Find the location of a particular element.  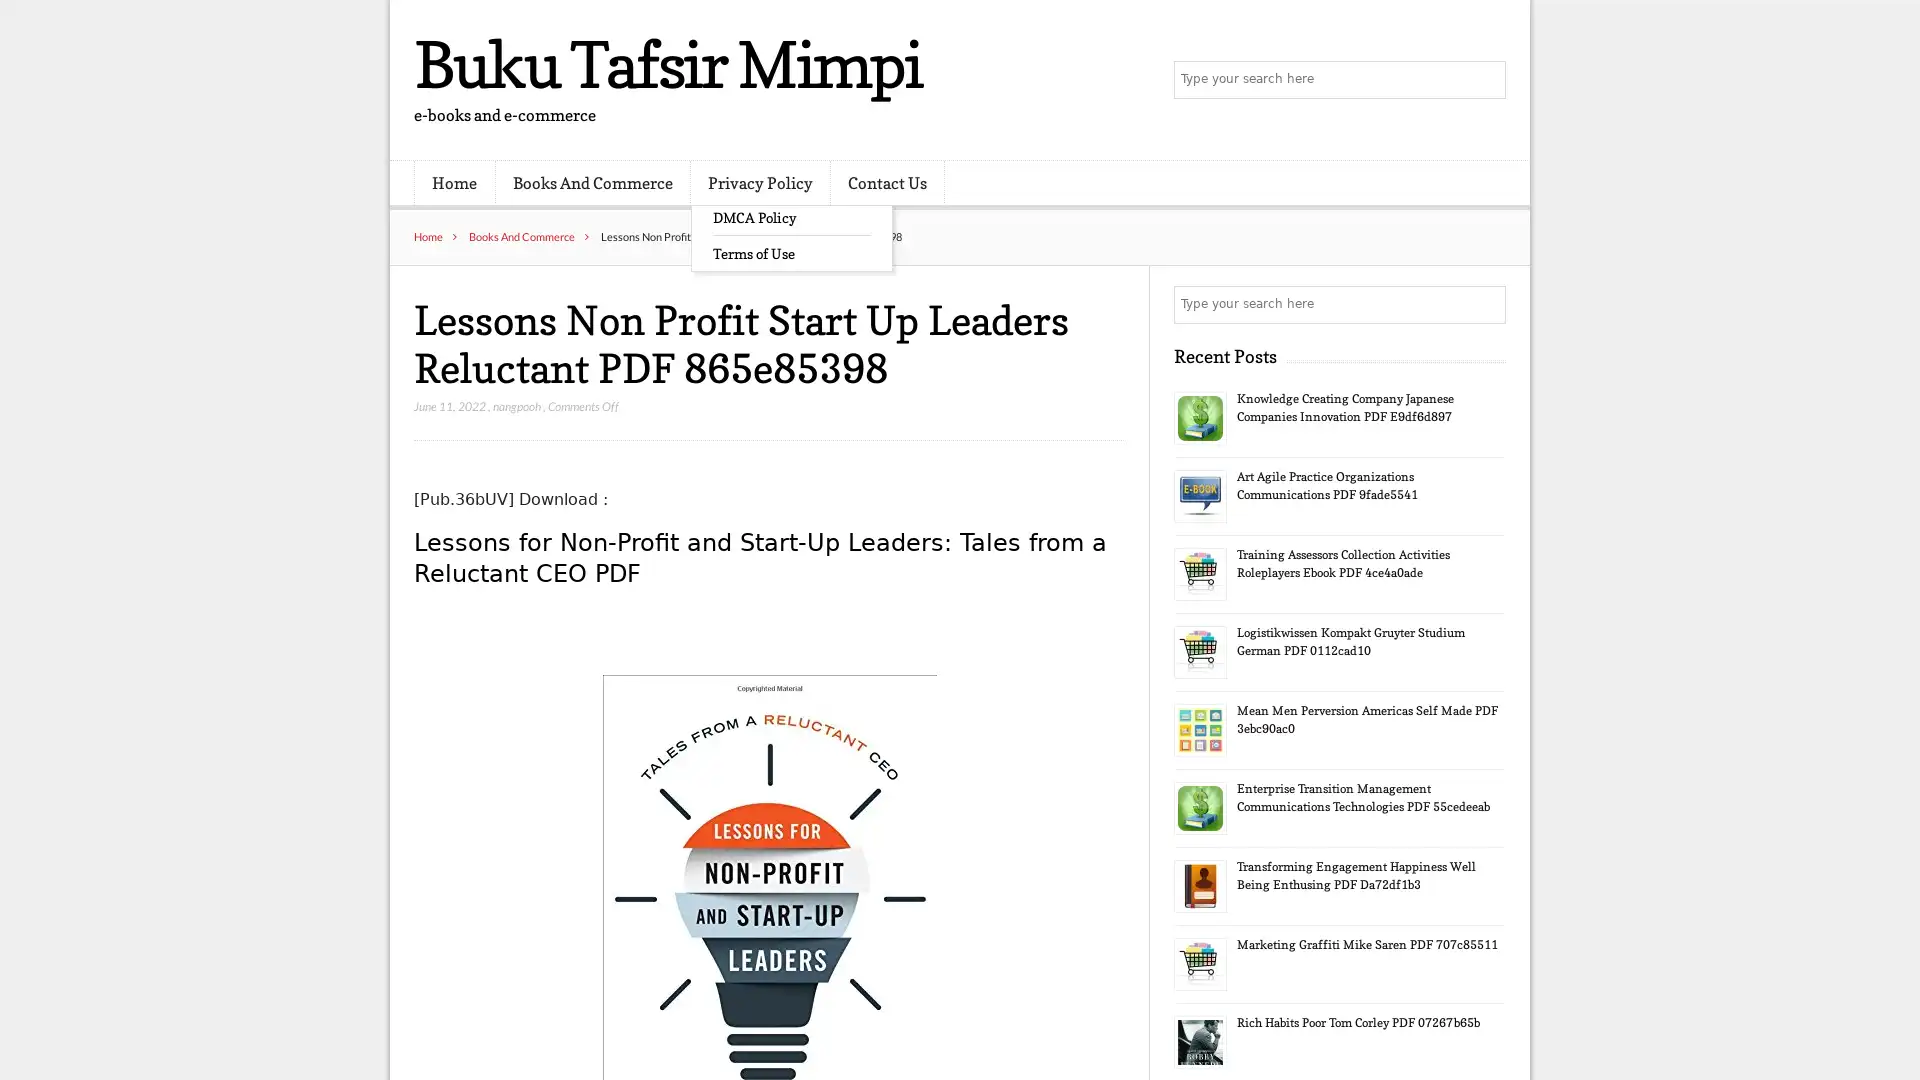

Search is located at coordinates (1485, 304).